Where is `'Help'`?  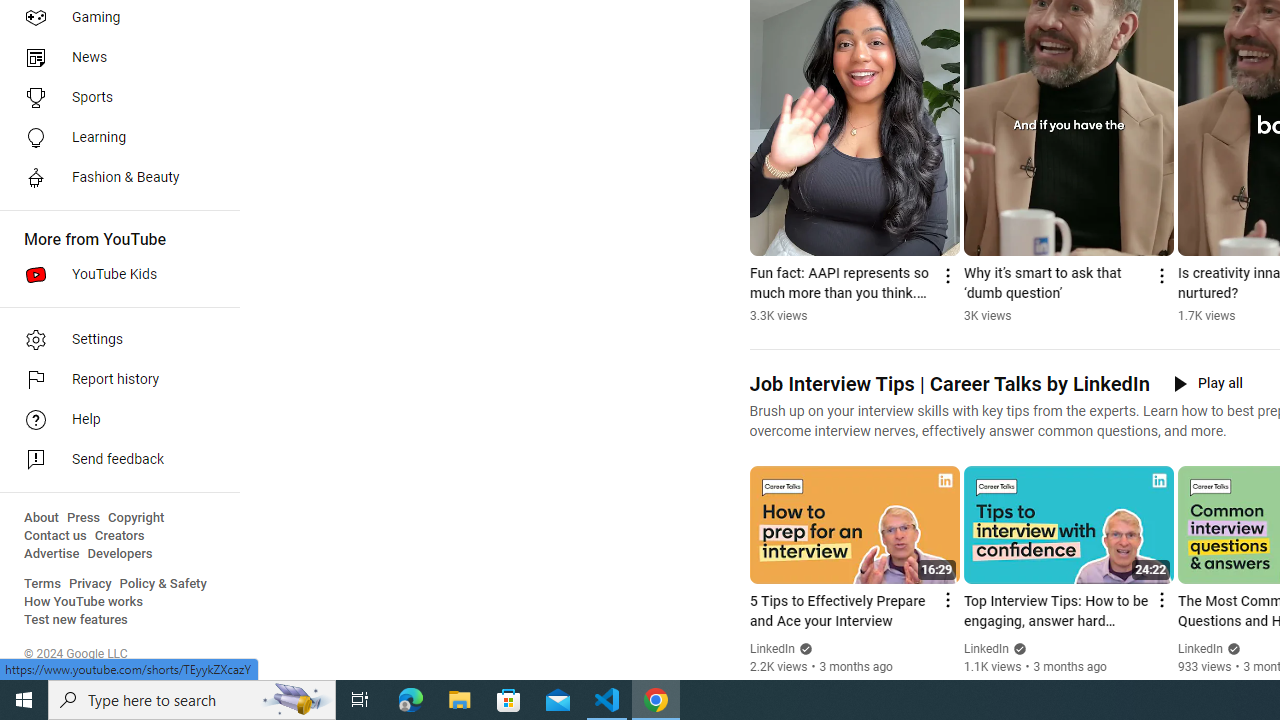 'Help' is located at coordinates (112, 419).